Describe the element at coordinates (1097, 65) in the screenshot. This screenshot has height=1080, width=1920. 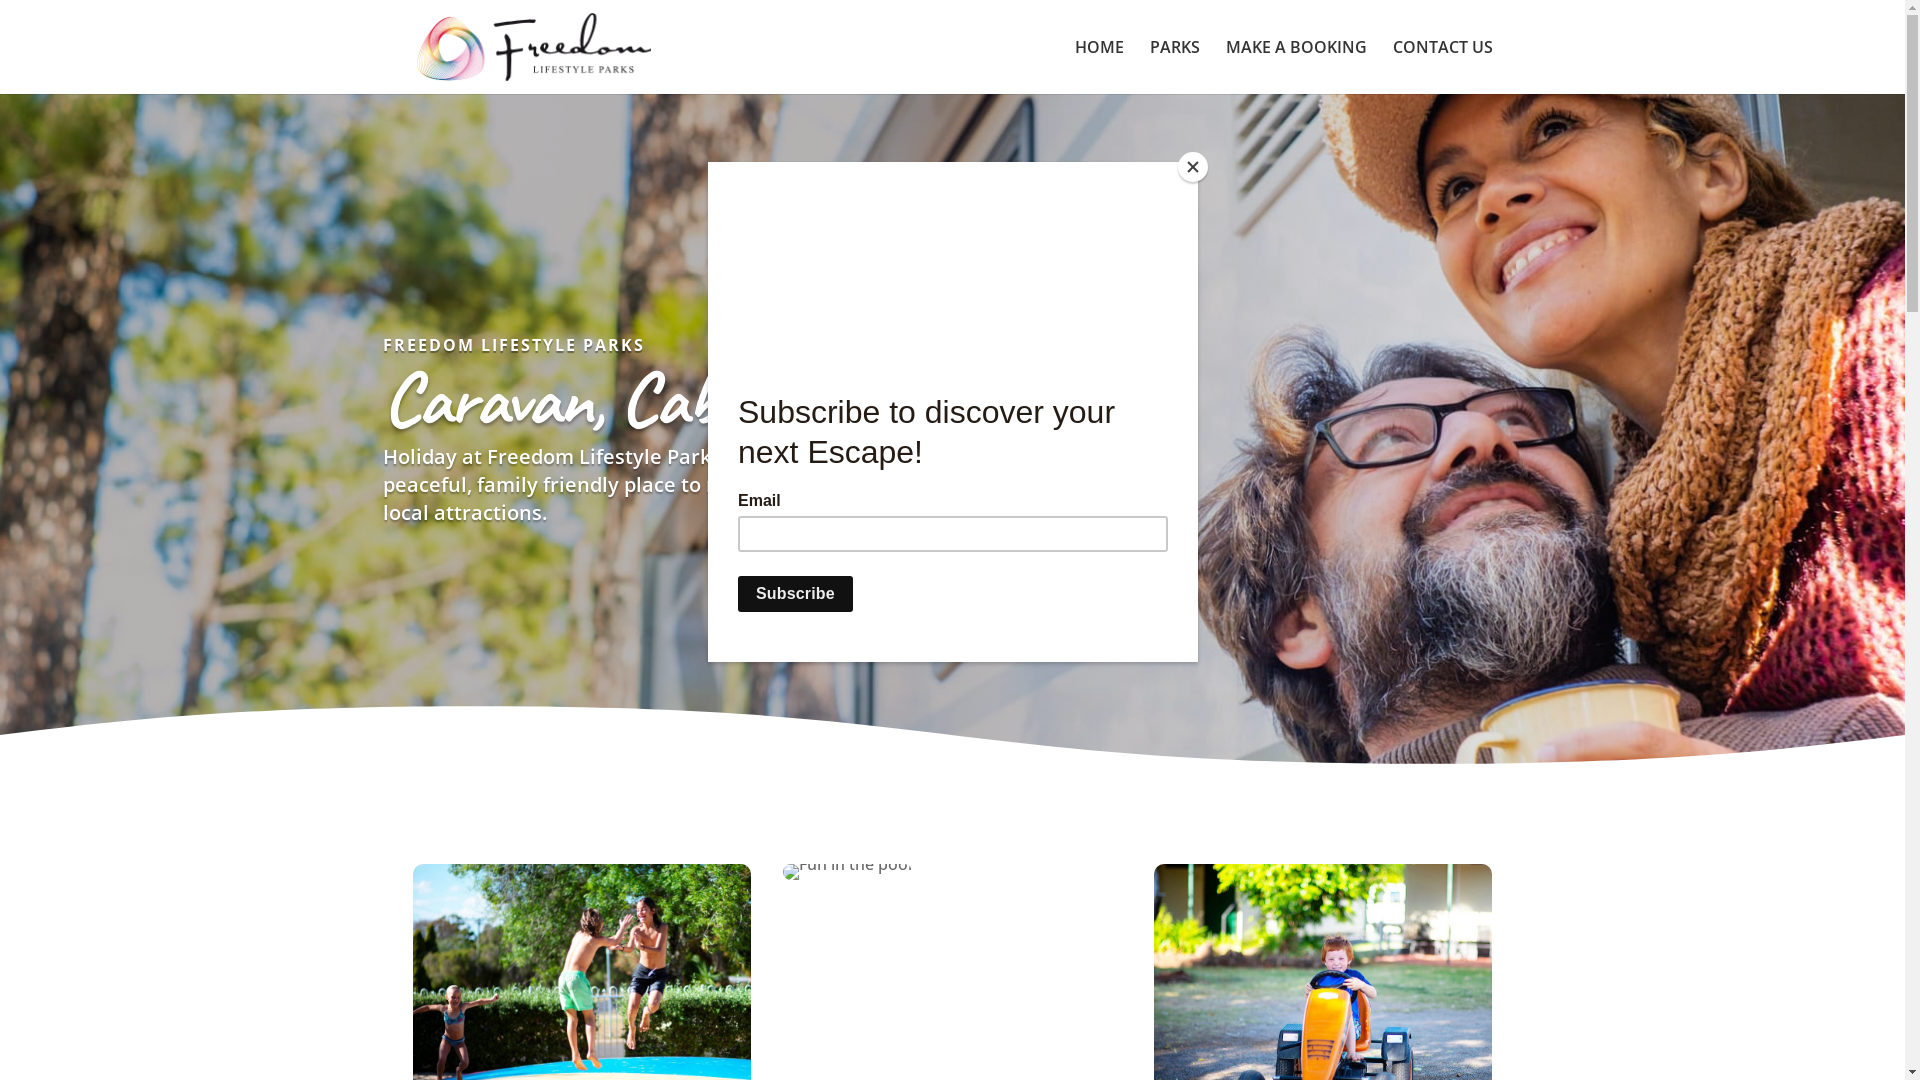
I see `'HOME'` at that location.